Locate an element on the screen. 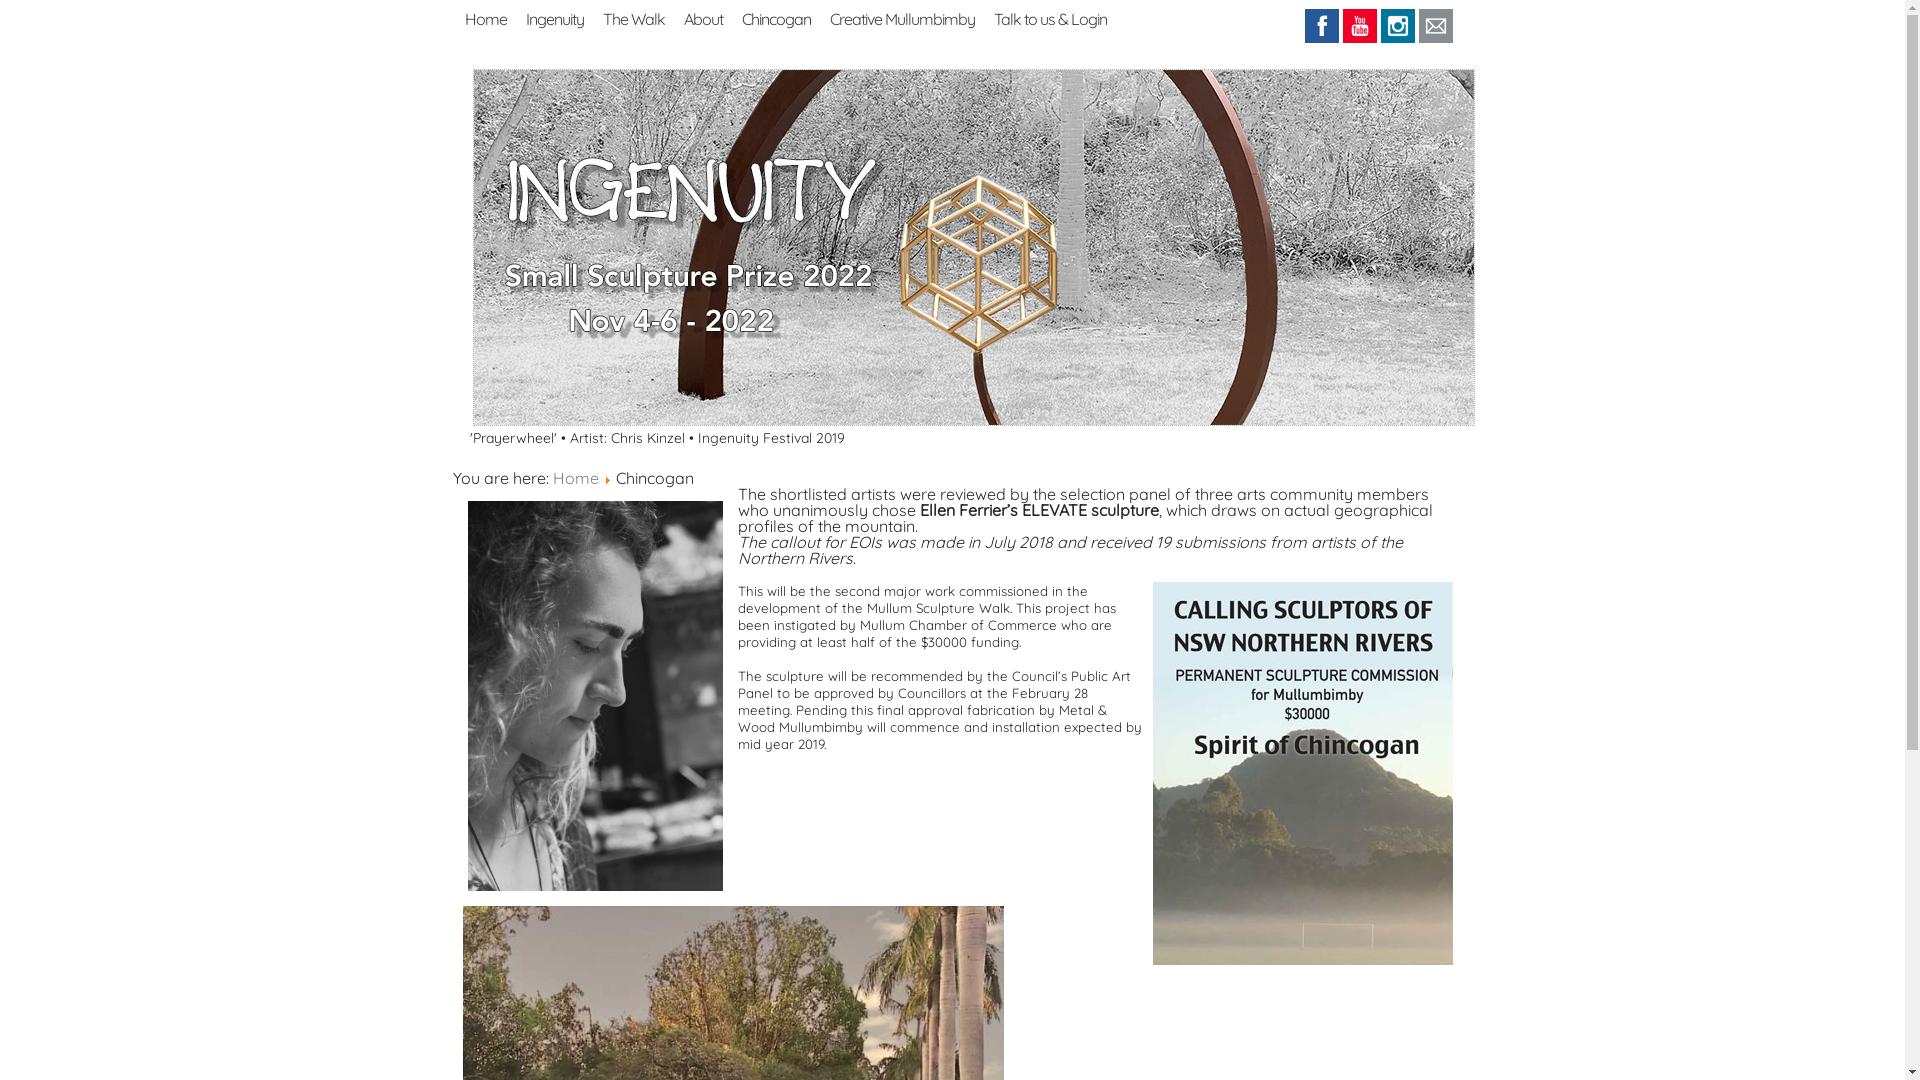 The image size is (1920, 1080). 'About' is located at coordinates (703, 16).